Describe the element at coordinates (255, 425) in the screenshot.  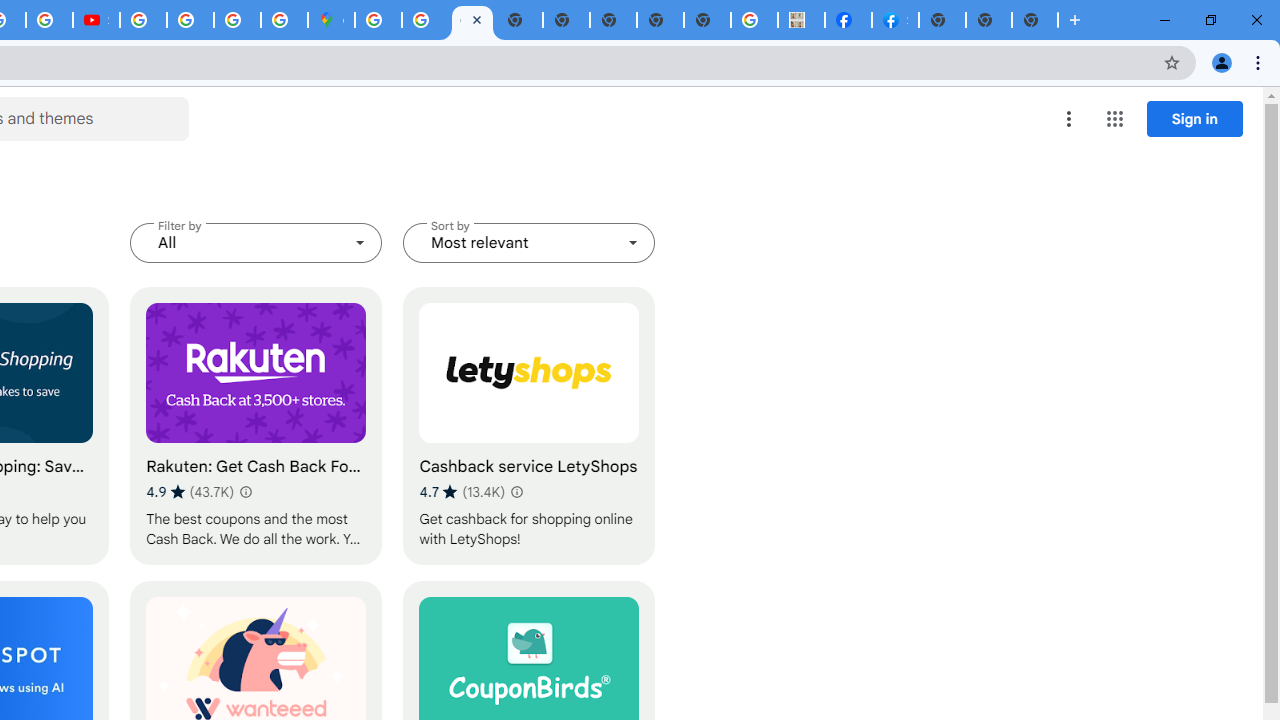
I see `'Rakuten: Get Cash Back For Shopping'` at that location.